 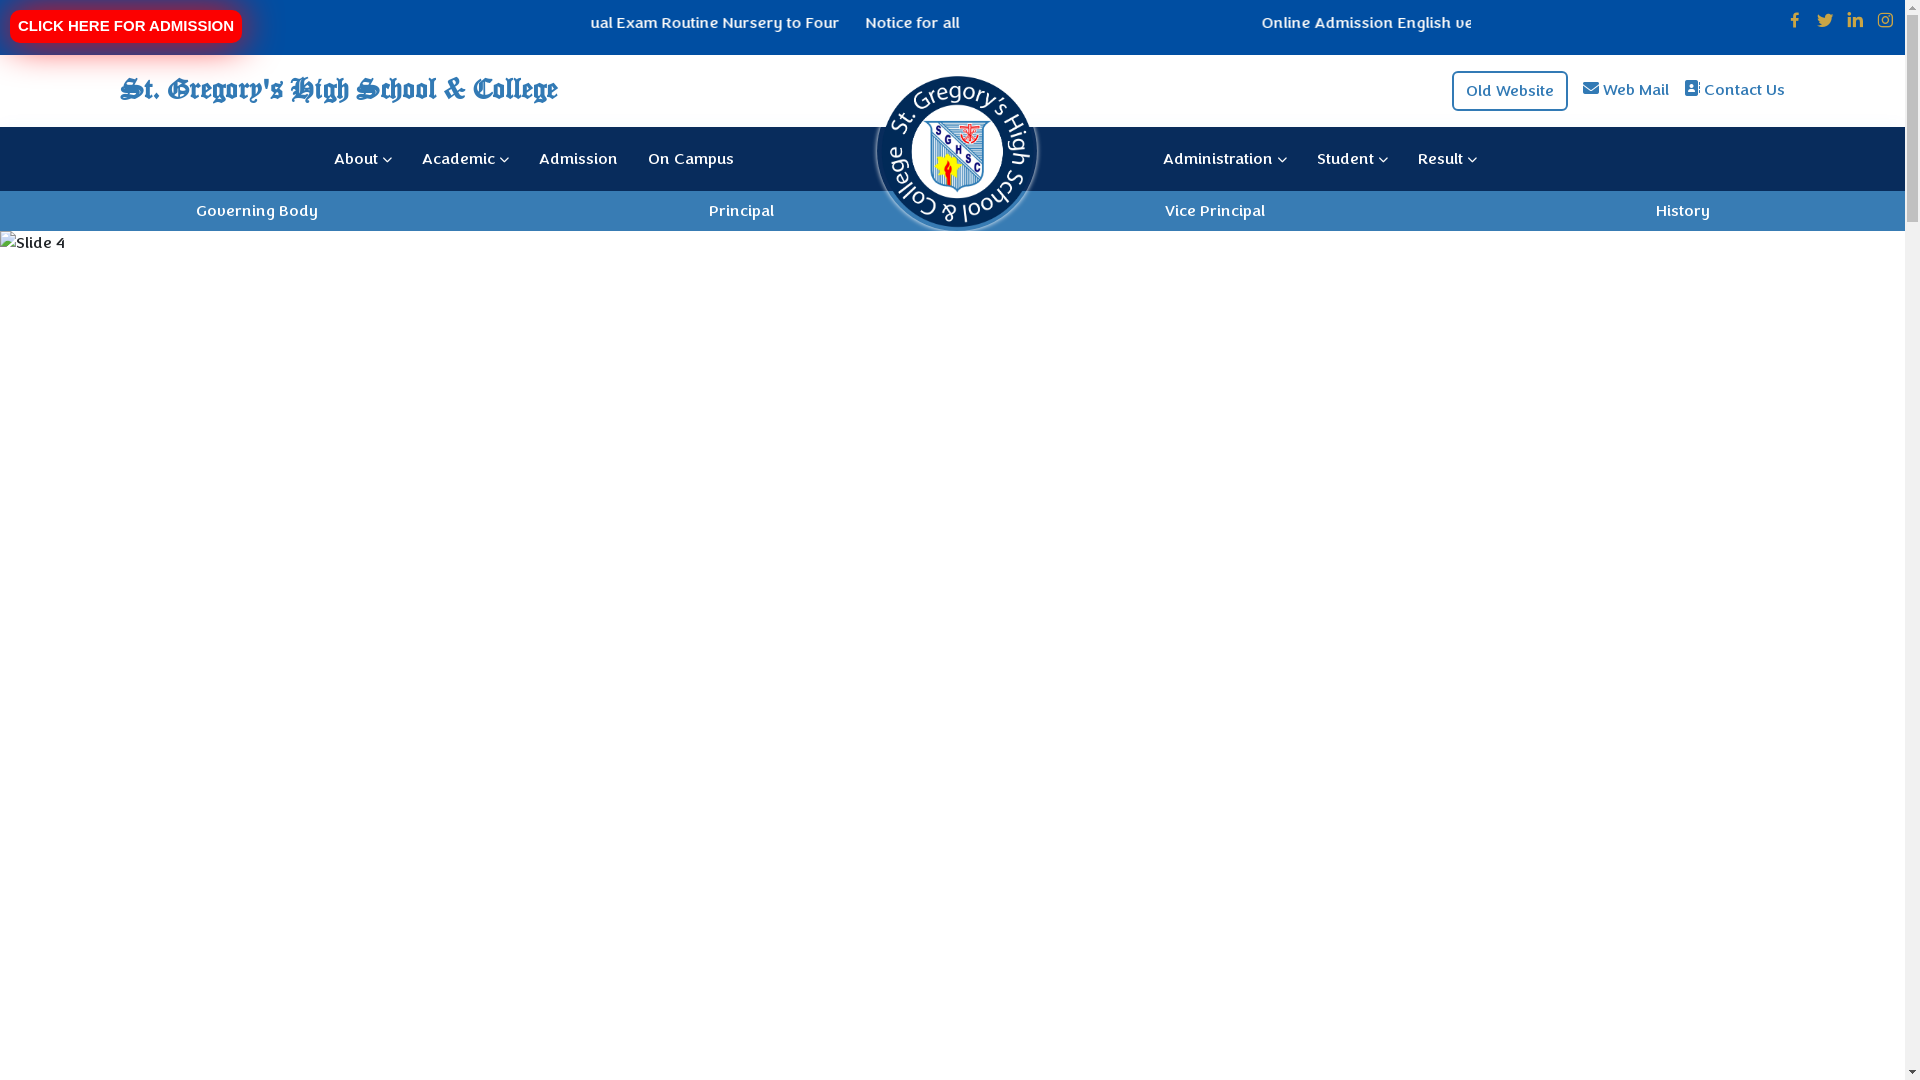 What do you see at coordinates (1603, 88) in the screenshot?
I see `'Web Mail'` at bounding box center [1603, 88].